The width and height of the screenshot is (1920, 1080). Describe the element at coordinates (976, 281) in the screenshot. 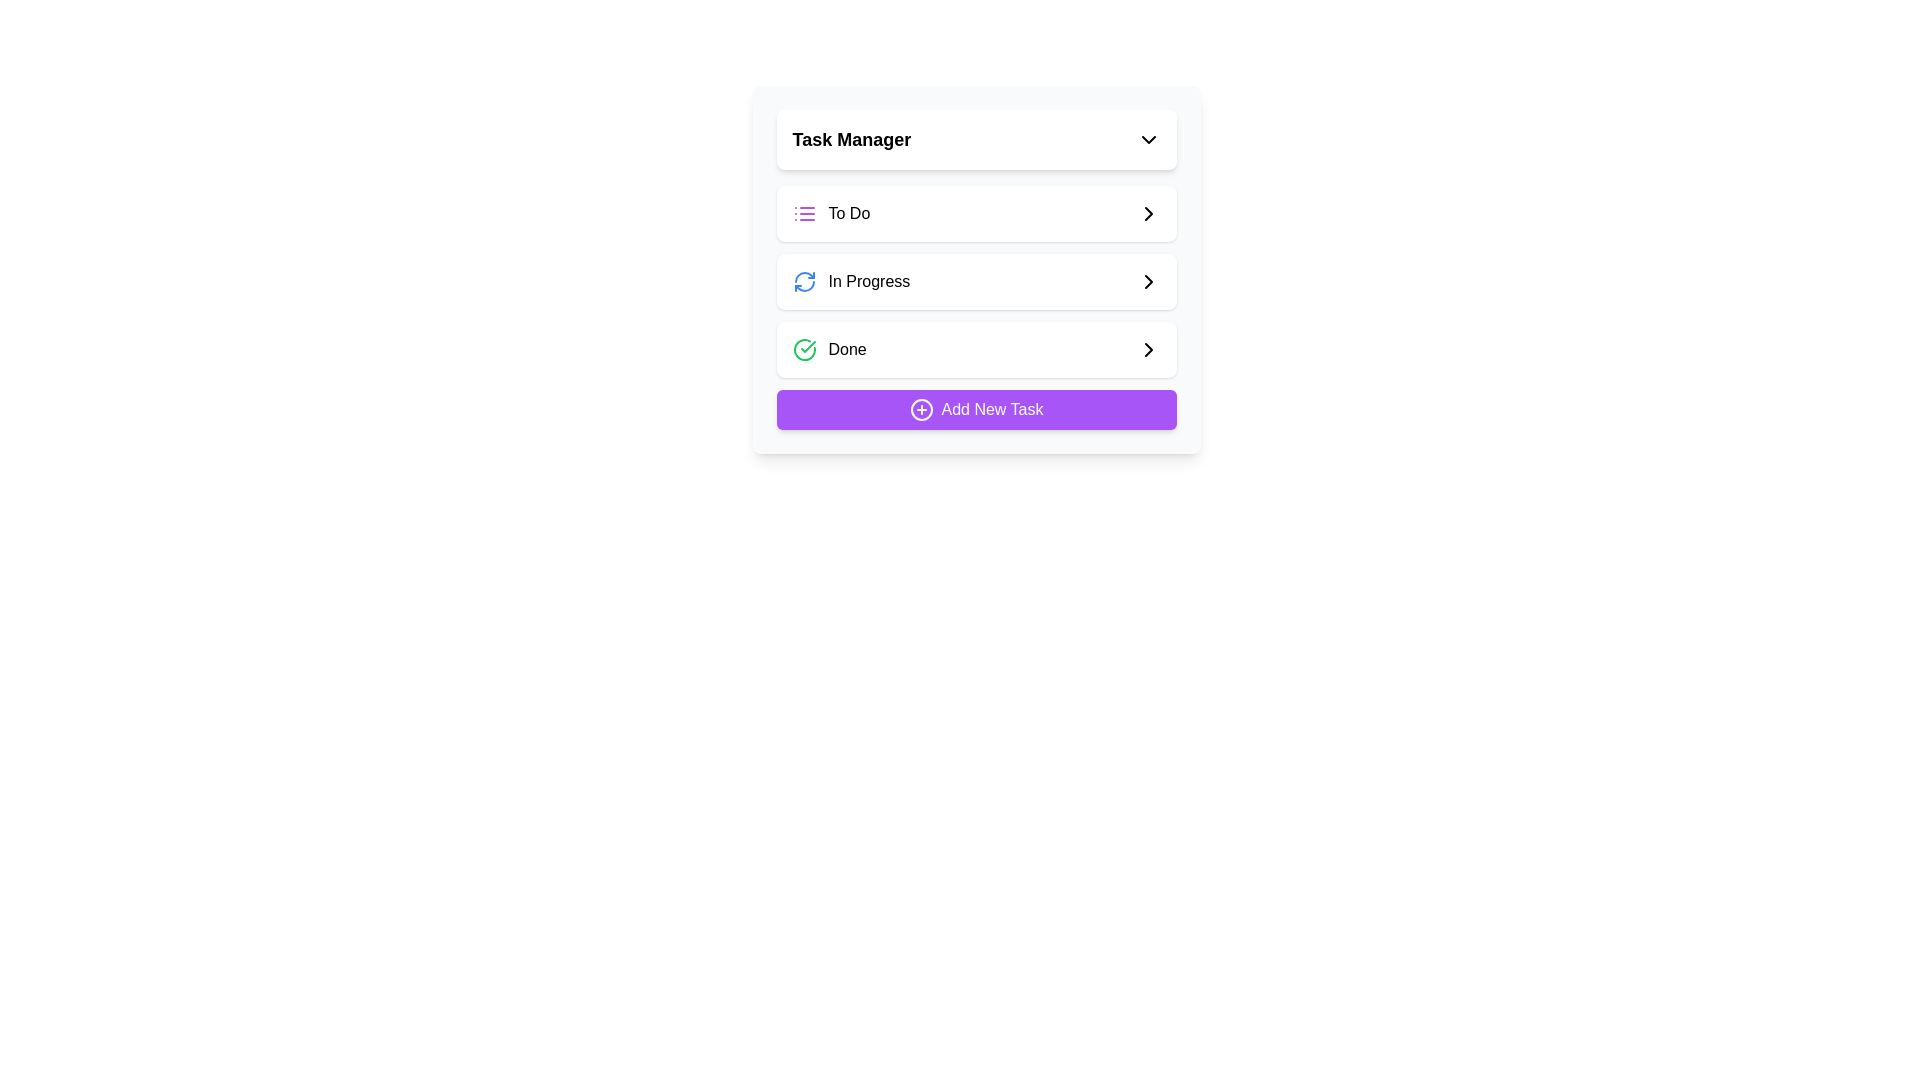

I see `the 'In Progress' task category element located in the middle section of the list, positioned between 'To Do' and 'Done'` at that location.